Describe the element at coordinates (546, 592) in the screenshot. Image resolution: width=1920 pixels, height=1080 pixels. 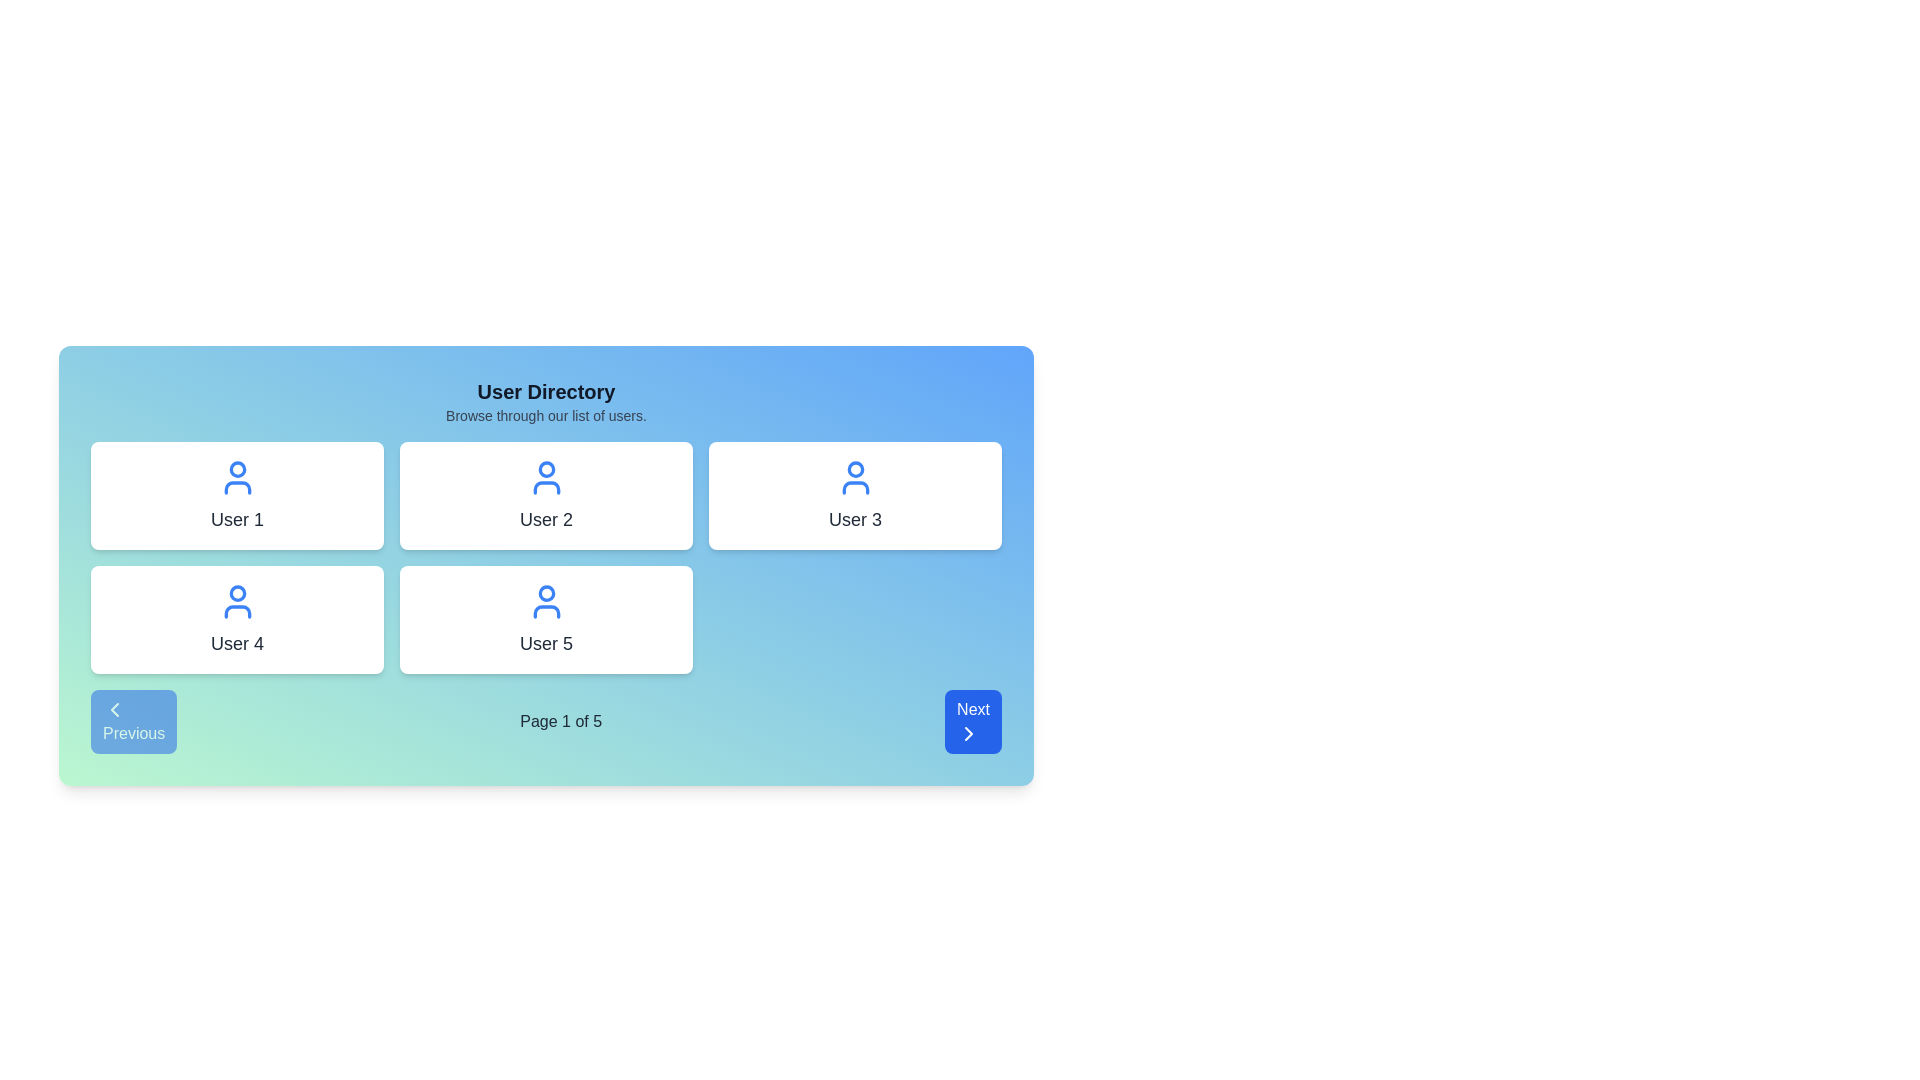
I see `the circular part of the user icon graphic representing 'User 5' in the user directory` at that location.